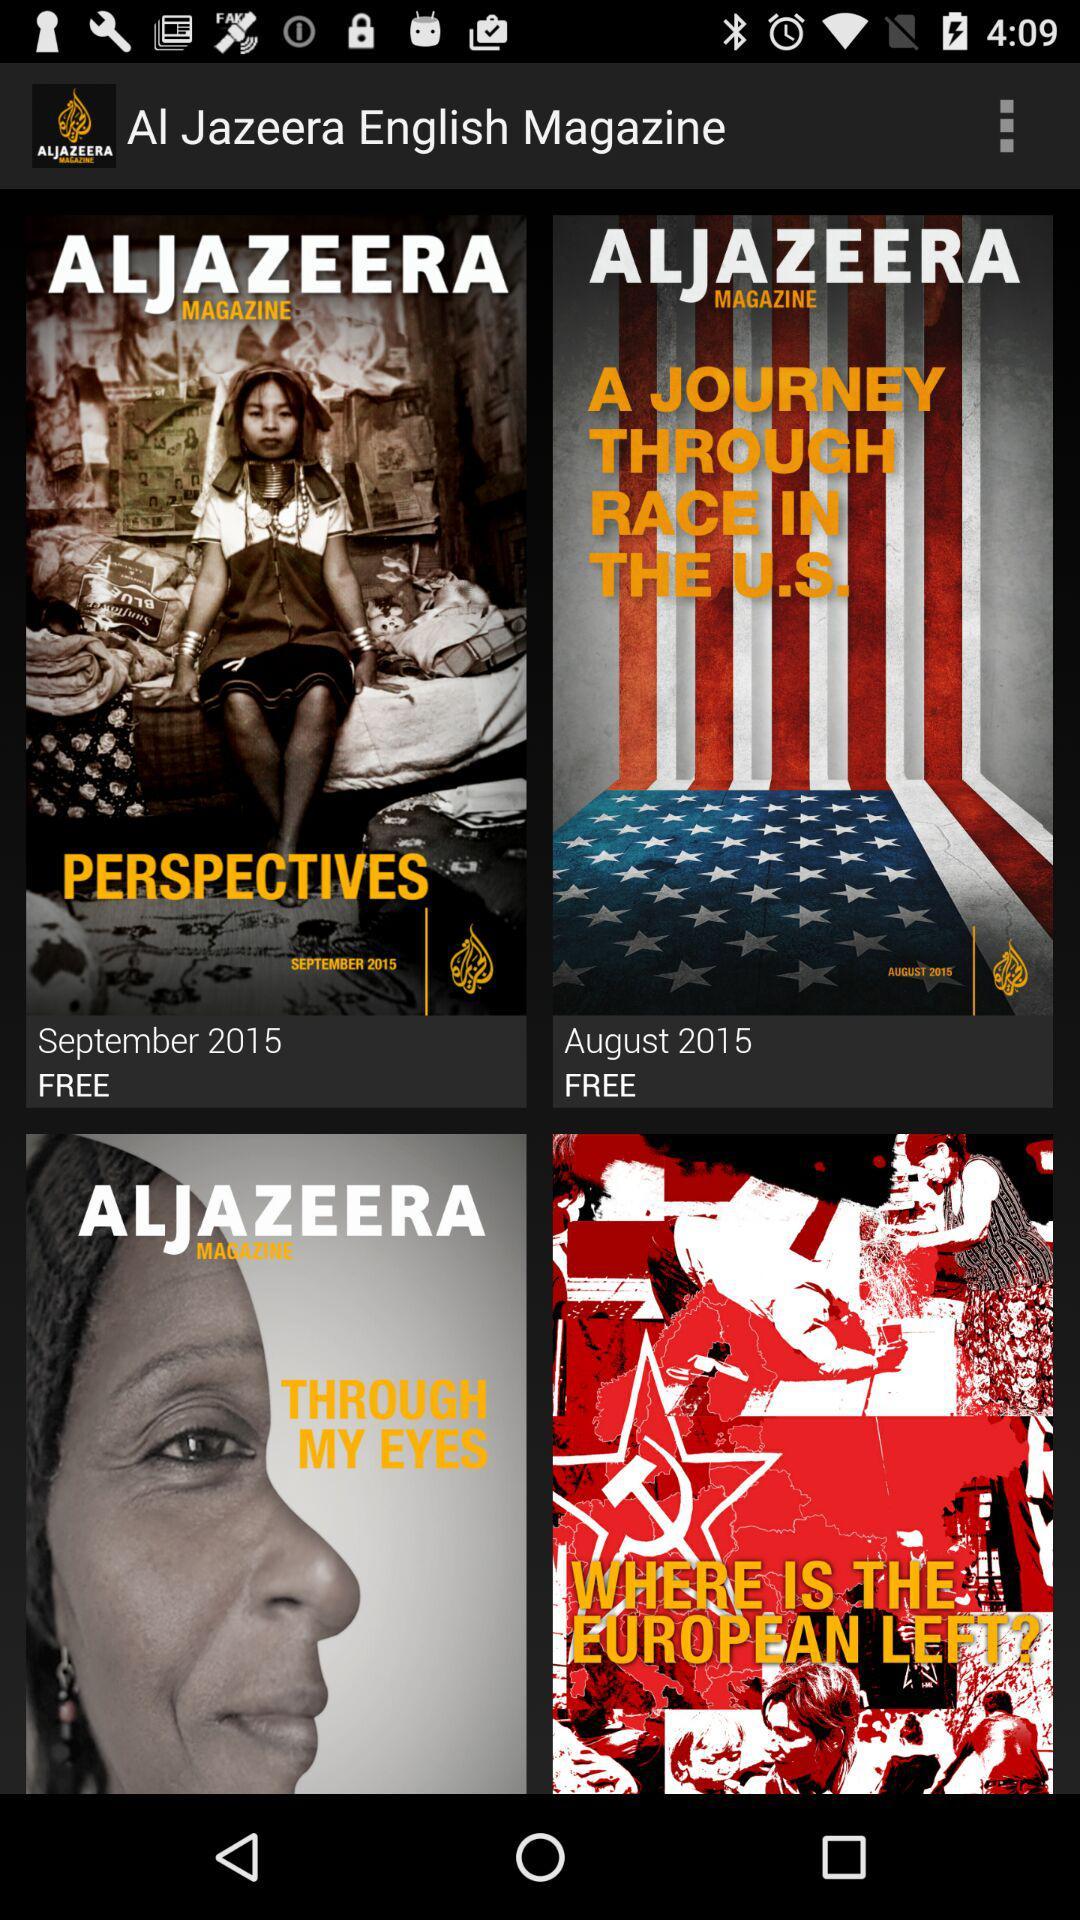 This screenshot has height=1920, width=1080. What do you see at coordinates (1006, 124) in the screenshot?
I see `the icon to the right of al jazeera english icon` at bounding box center [1006, 124].